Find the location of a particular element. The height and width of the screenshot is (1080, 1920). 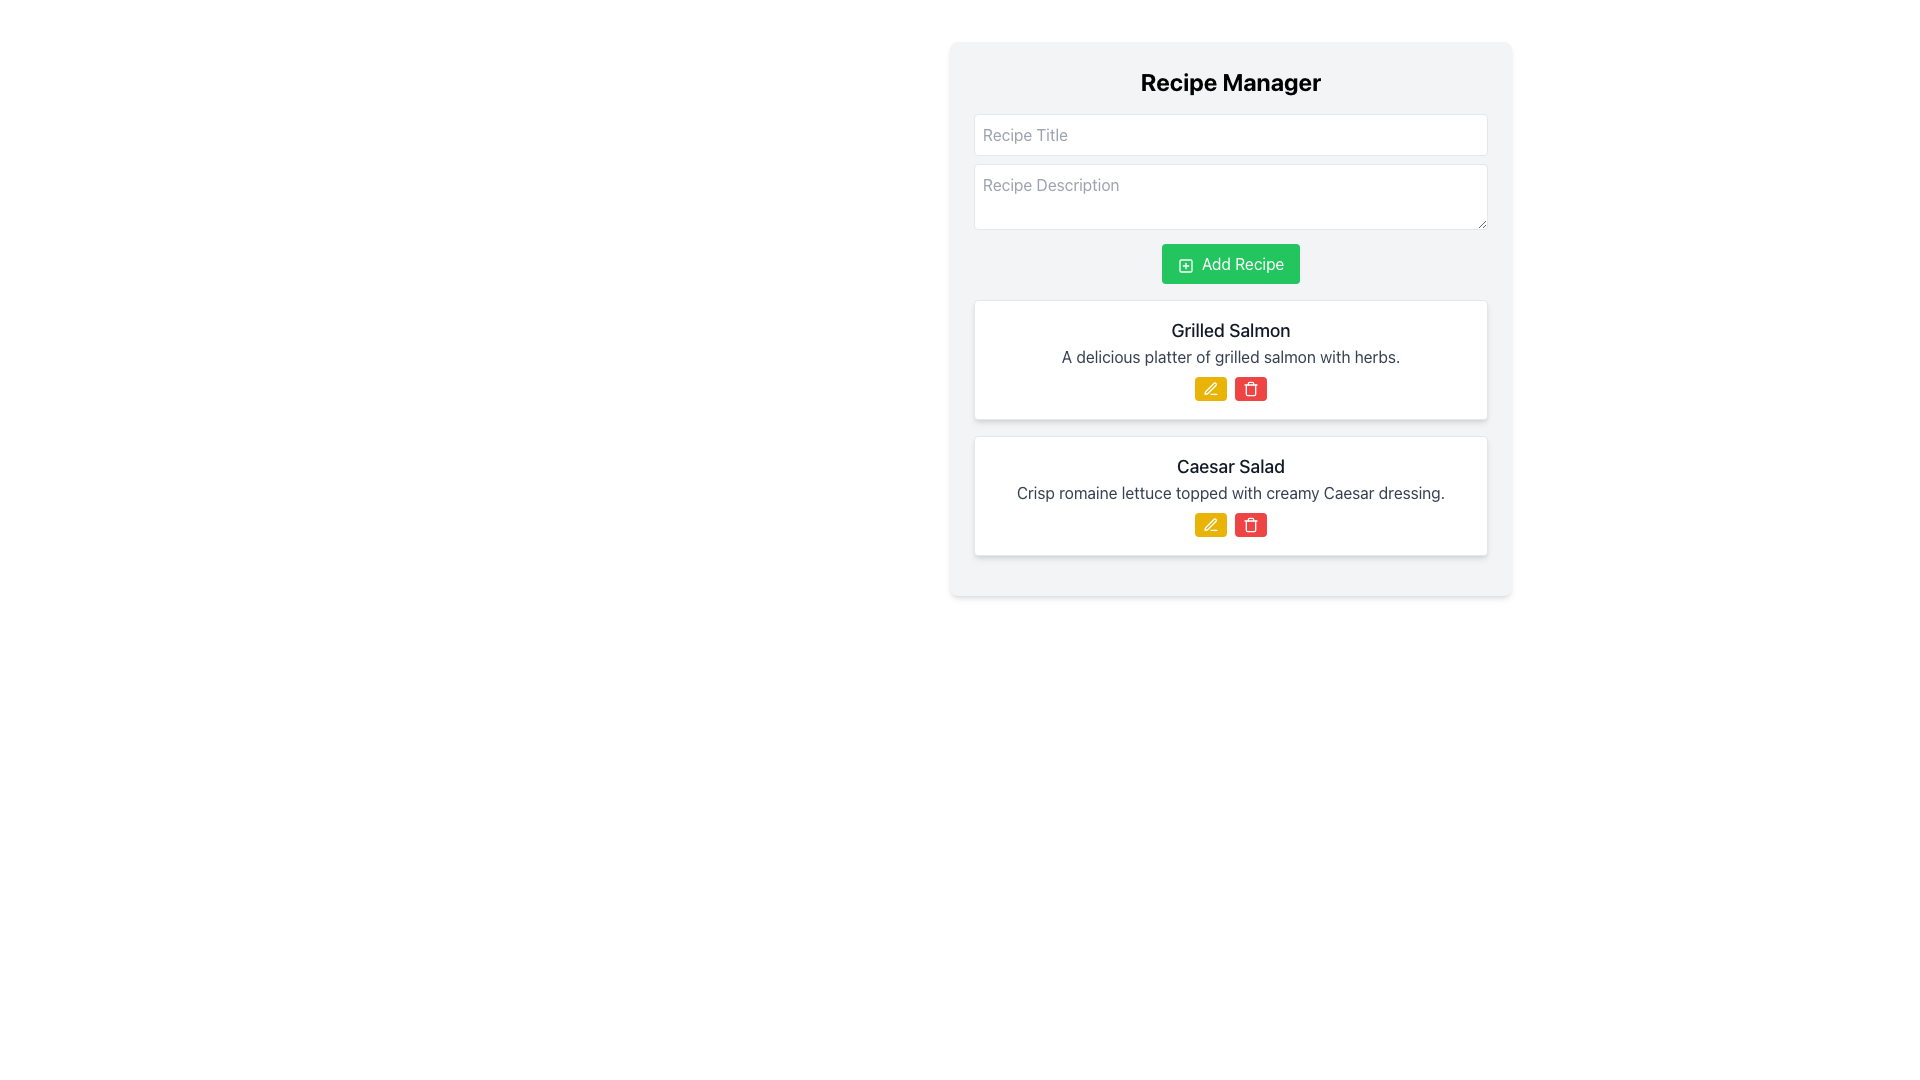

the 'Add Recipe' button, which is a green rectangular button with rounded corners and white text is located at coordinates (1229, 262).